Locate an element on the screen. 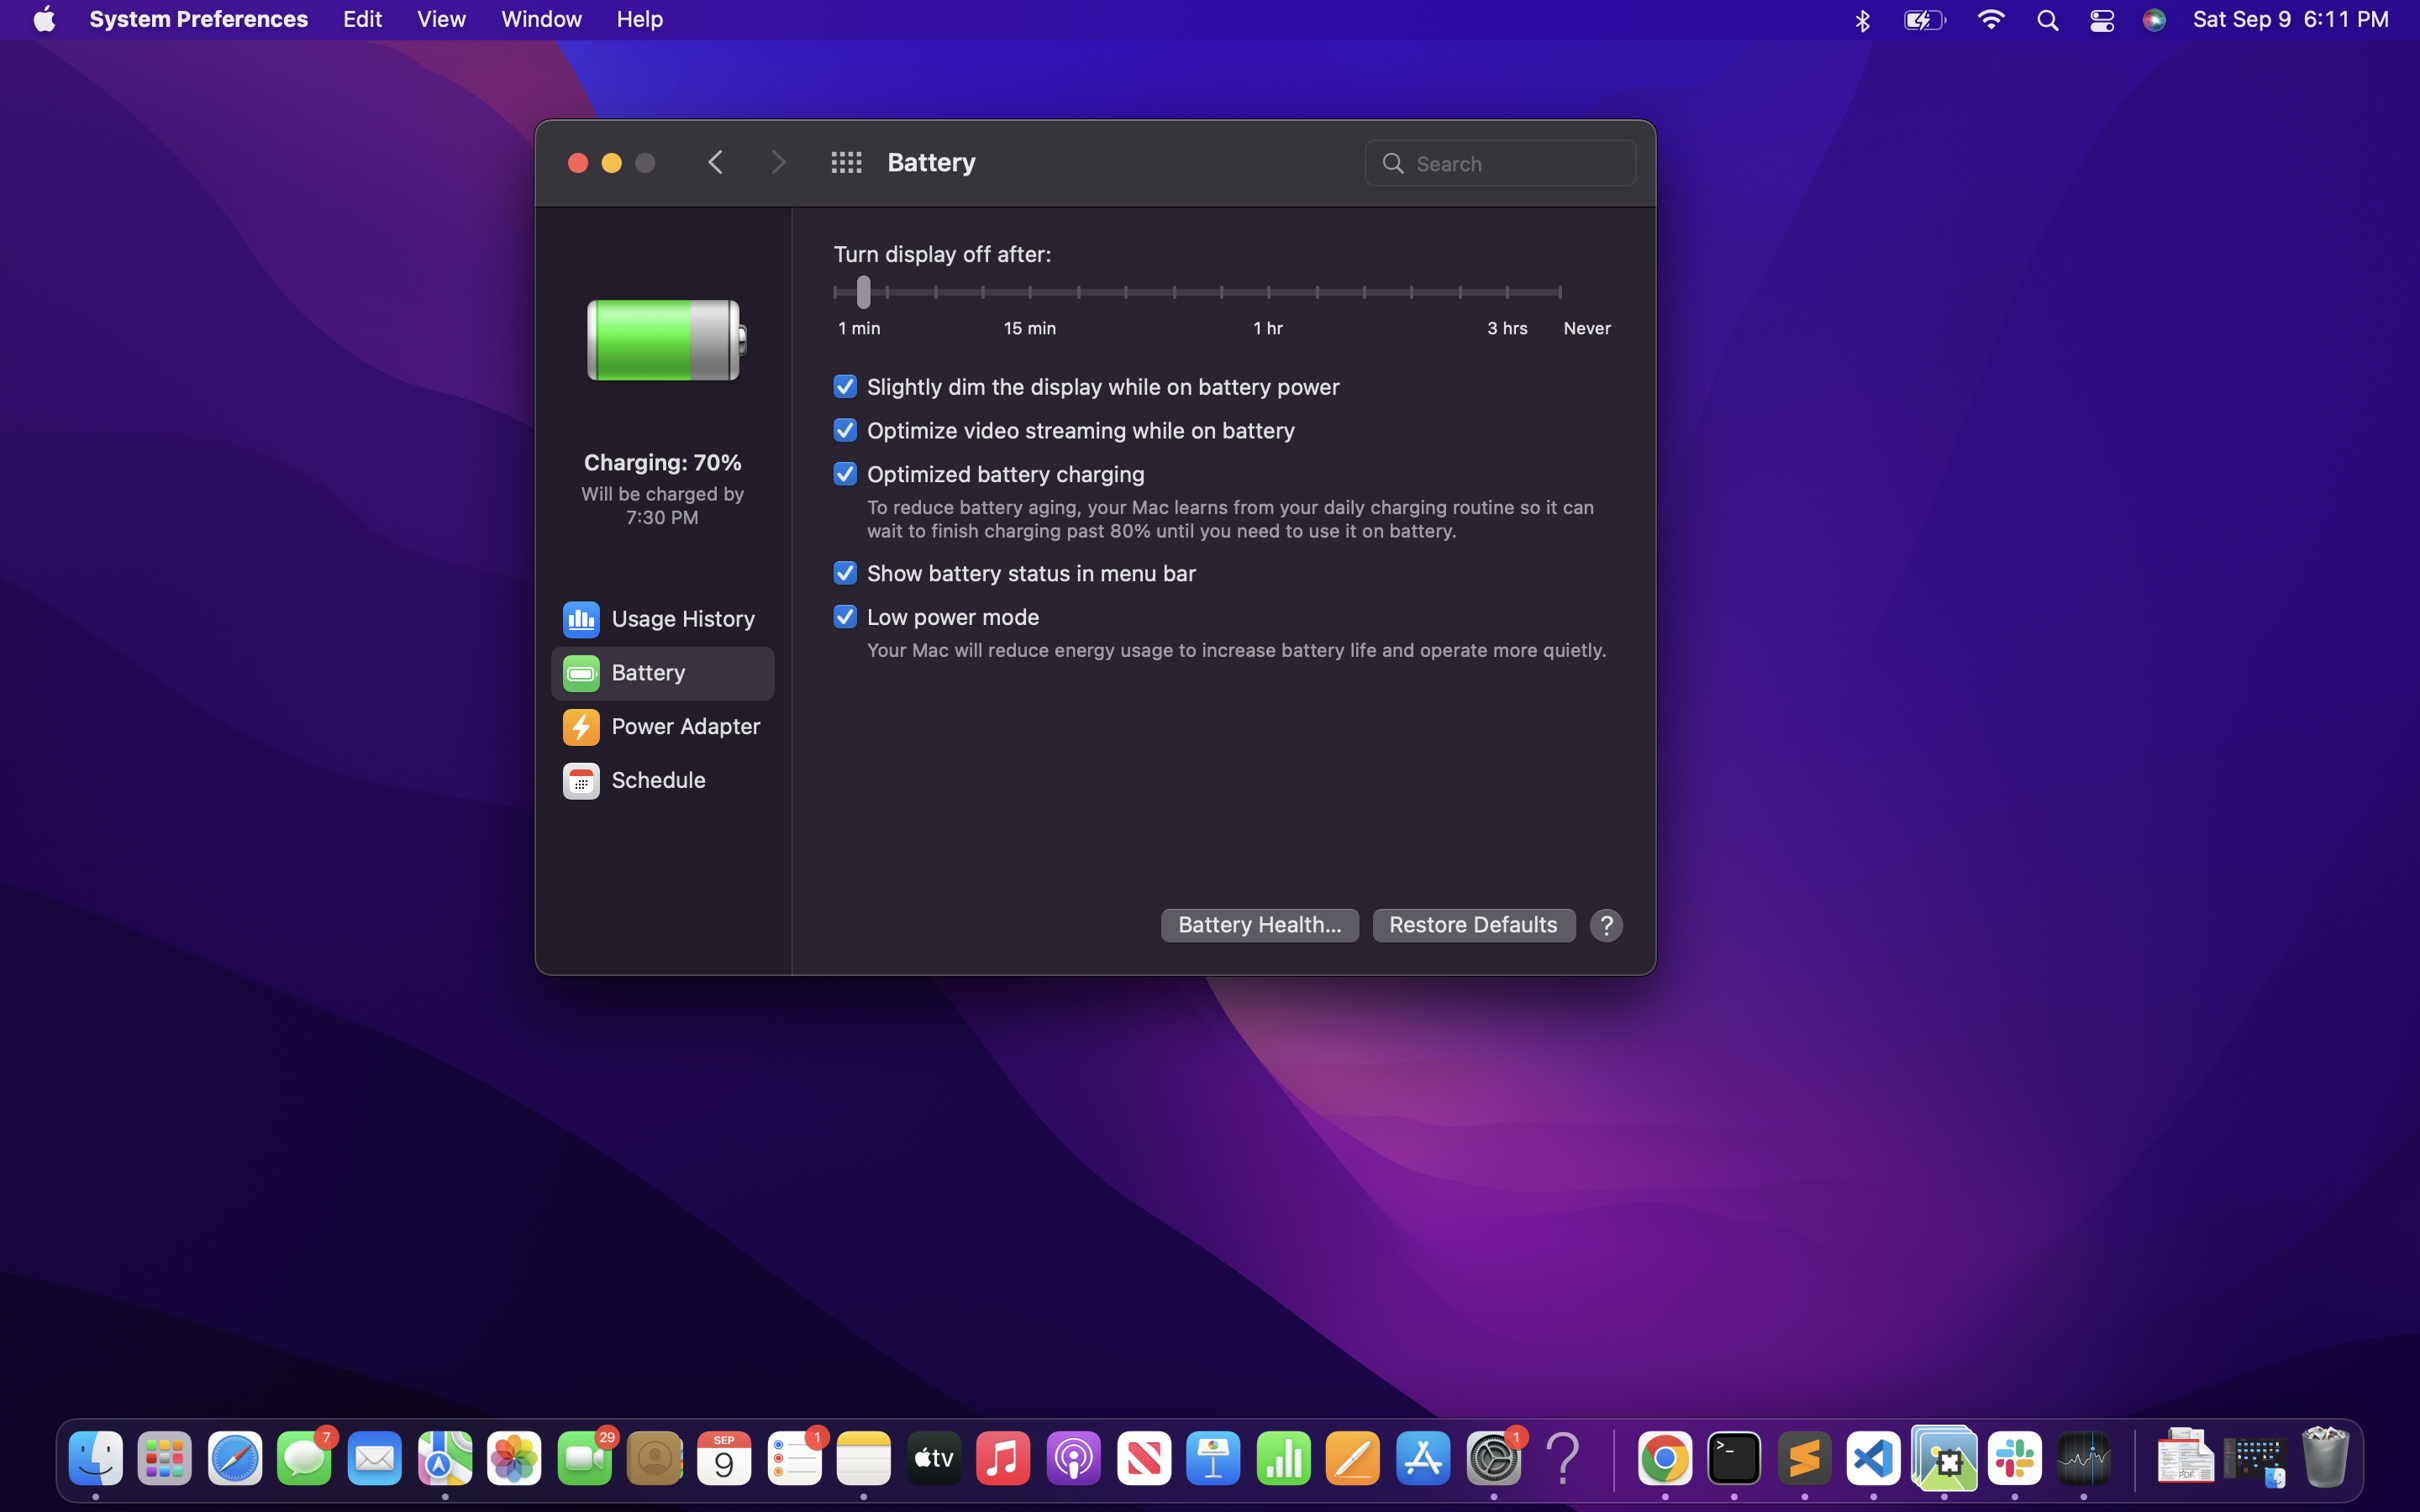 Image resolution: width=2420 pixels, height=1512 pixels. Shut down the open window is located at coordinates (577, 160).